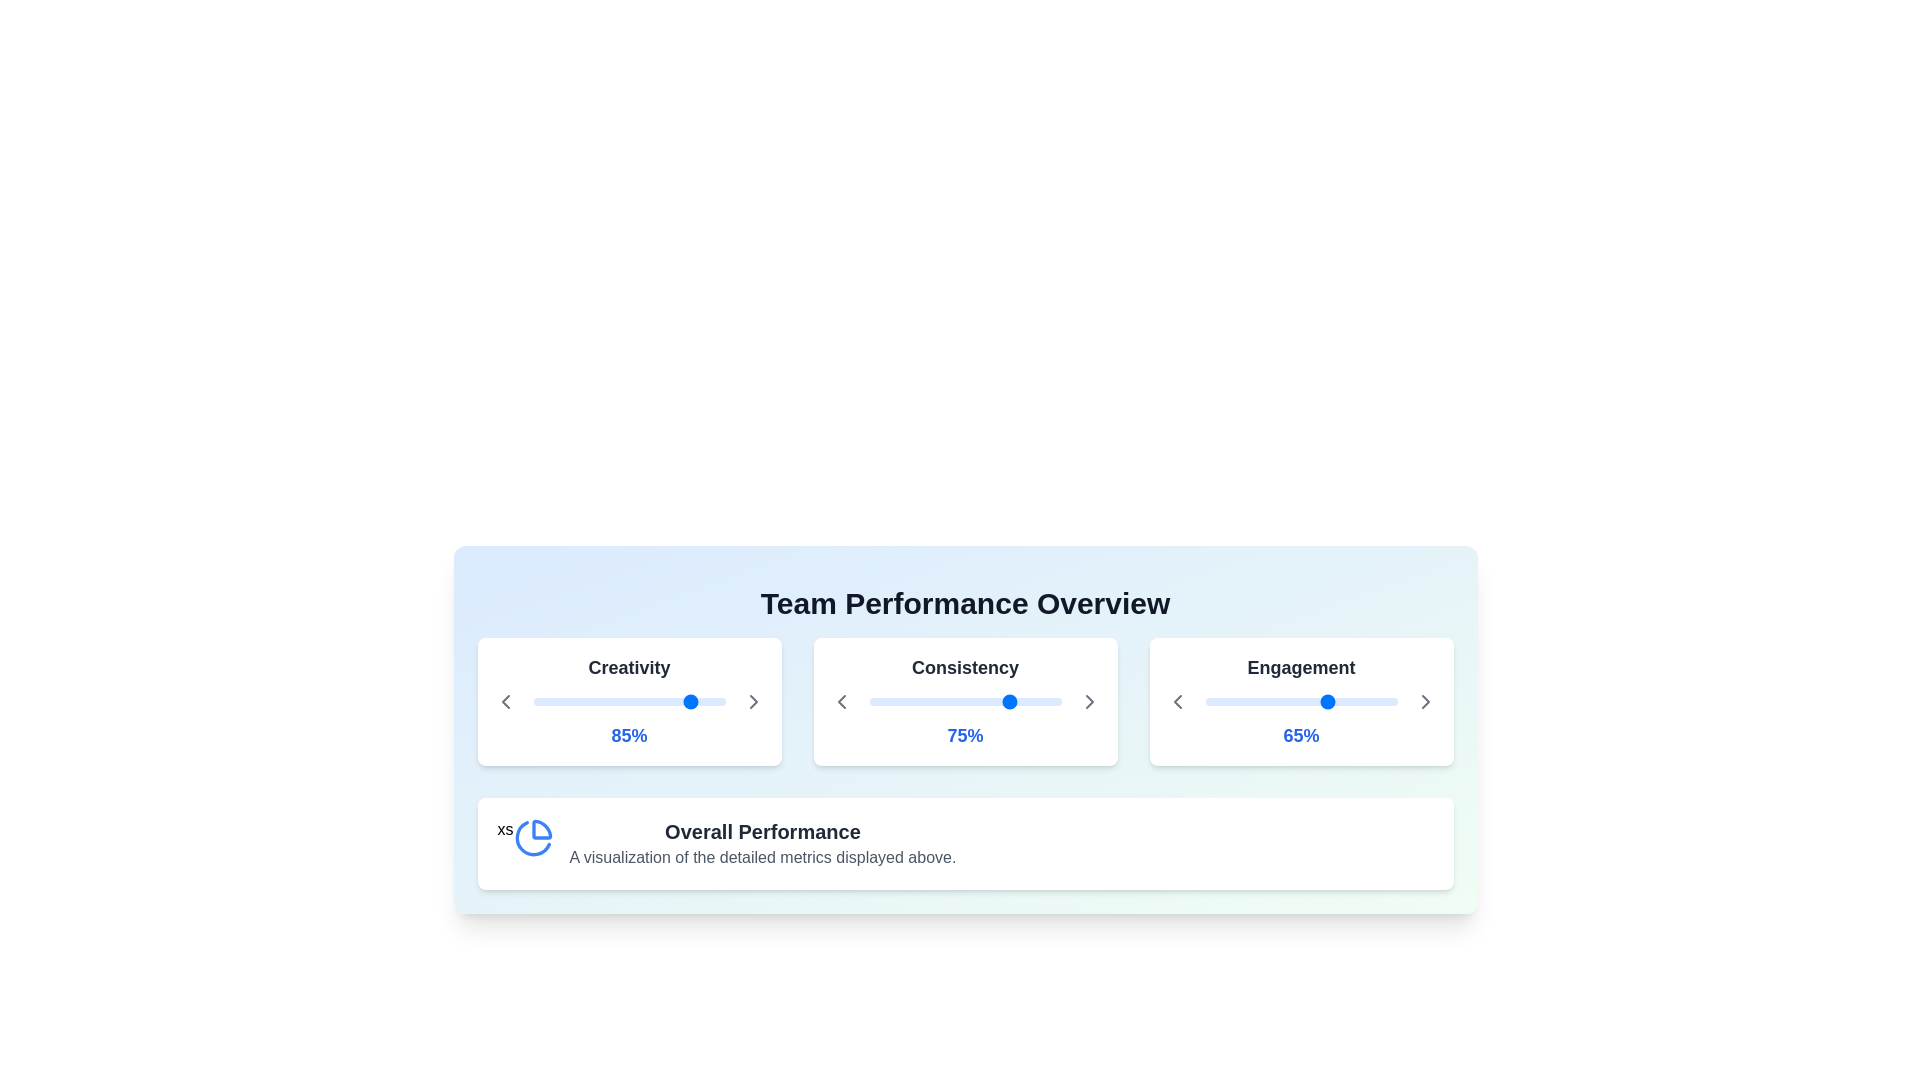 Image resolution: width=1920 pixels, height=1080 pixels. Describe the element at coordinates (965, 603) in the screenshot. I see `the header element that introduces the performance metrics section, which includes metrics like 'Creativity,' 'Consistency,' and 'Engagement.'` at that location.